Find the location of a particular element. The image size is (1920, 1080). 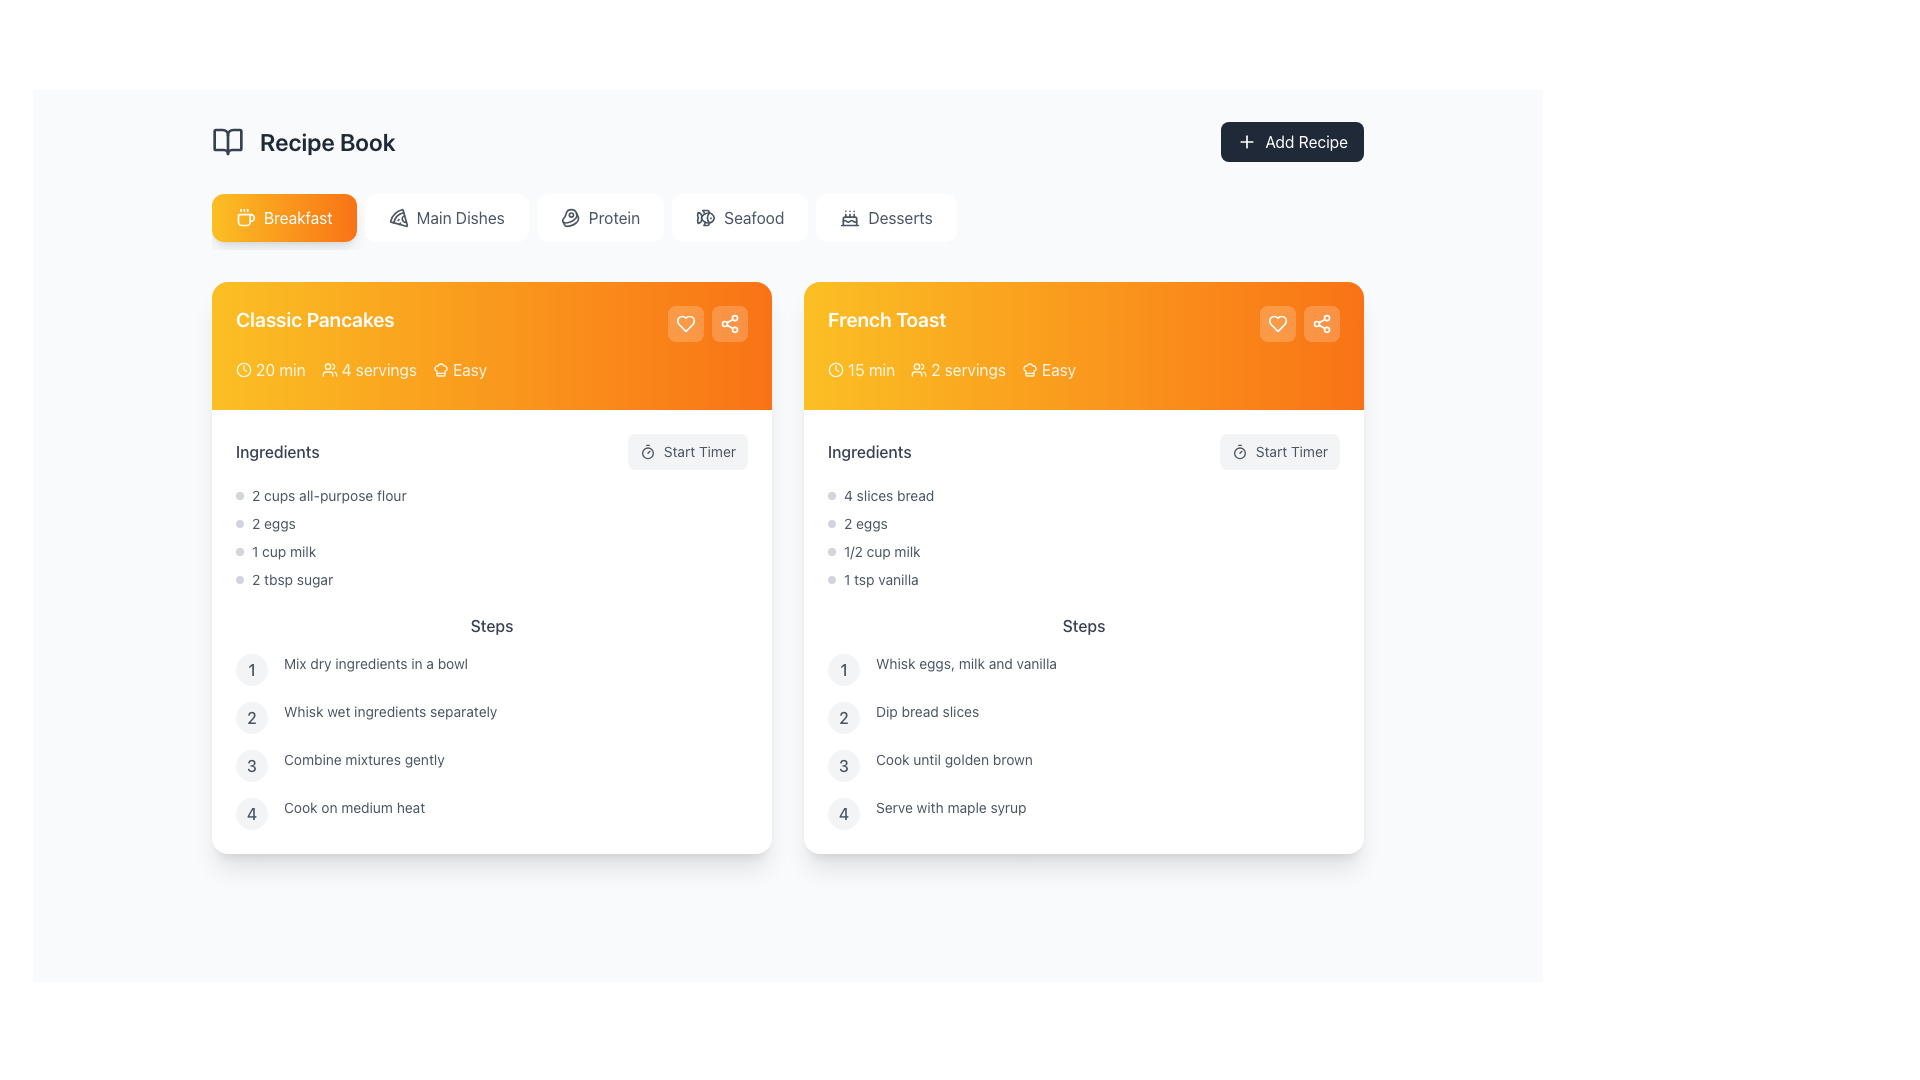

the gray number '1' in the circular background, which is the first step in the Steps section of the 'French Toast' recipe card is located at coordinates (844, 670).